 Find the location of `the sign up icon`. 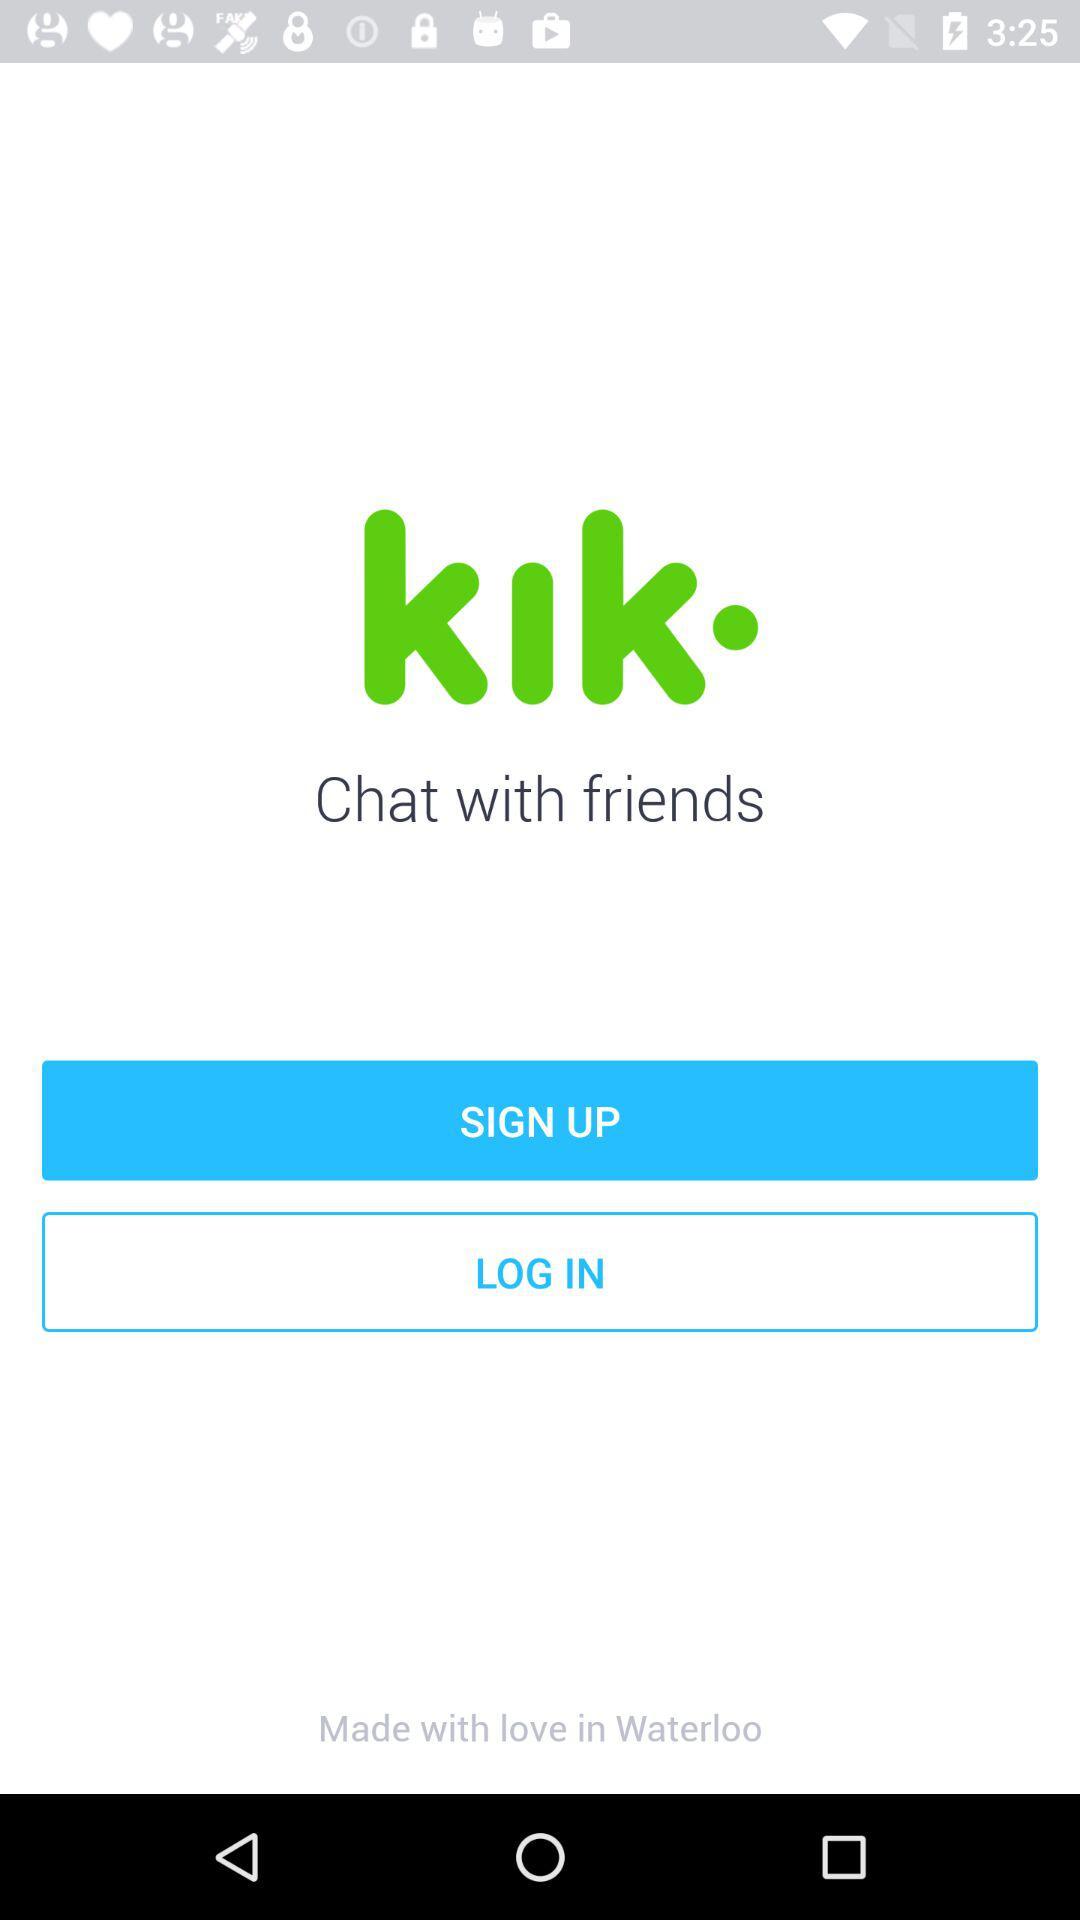

the sign up icon is located at coordinates (540, 1120).